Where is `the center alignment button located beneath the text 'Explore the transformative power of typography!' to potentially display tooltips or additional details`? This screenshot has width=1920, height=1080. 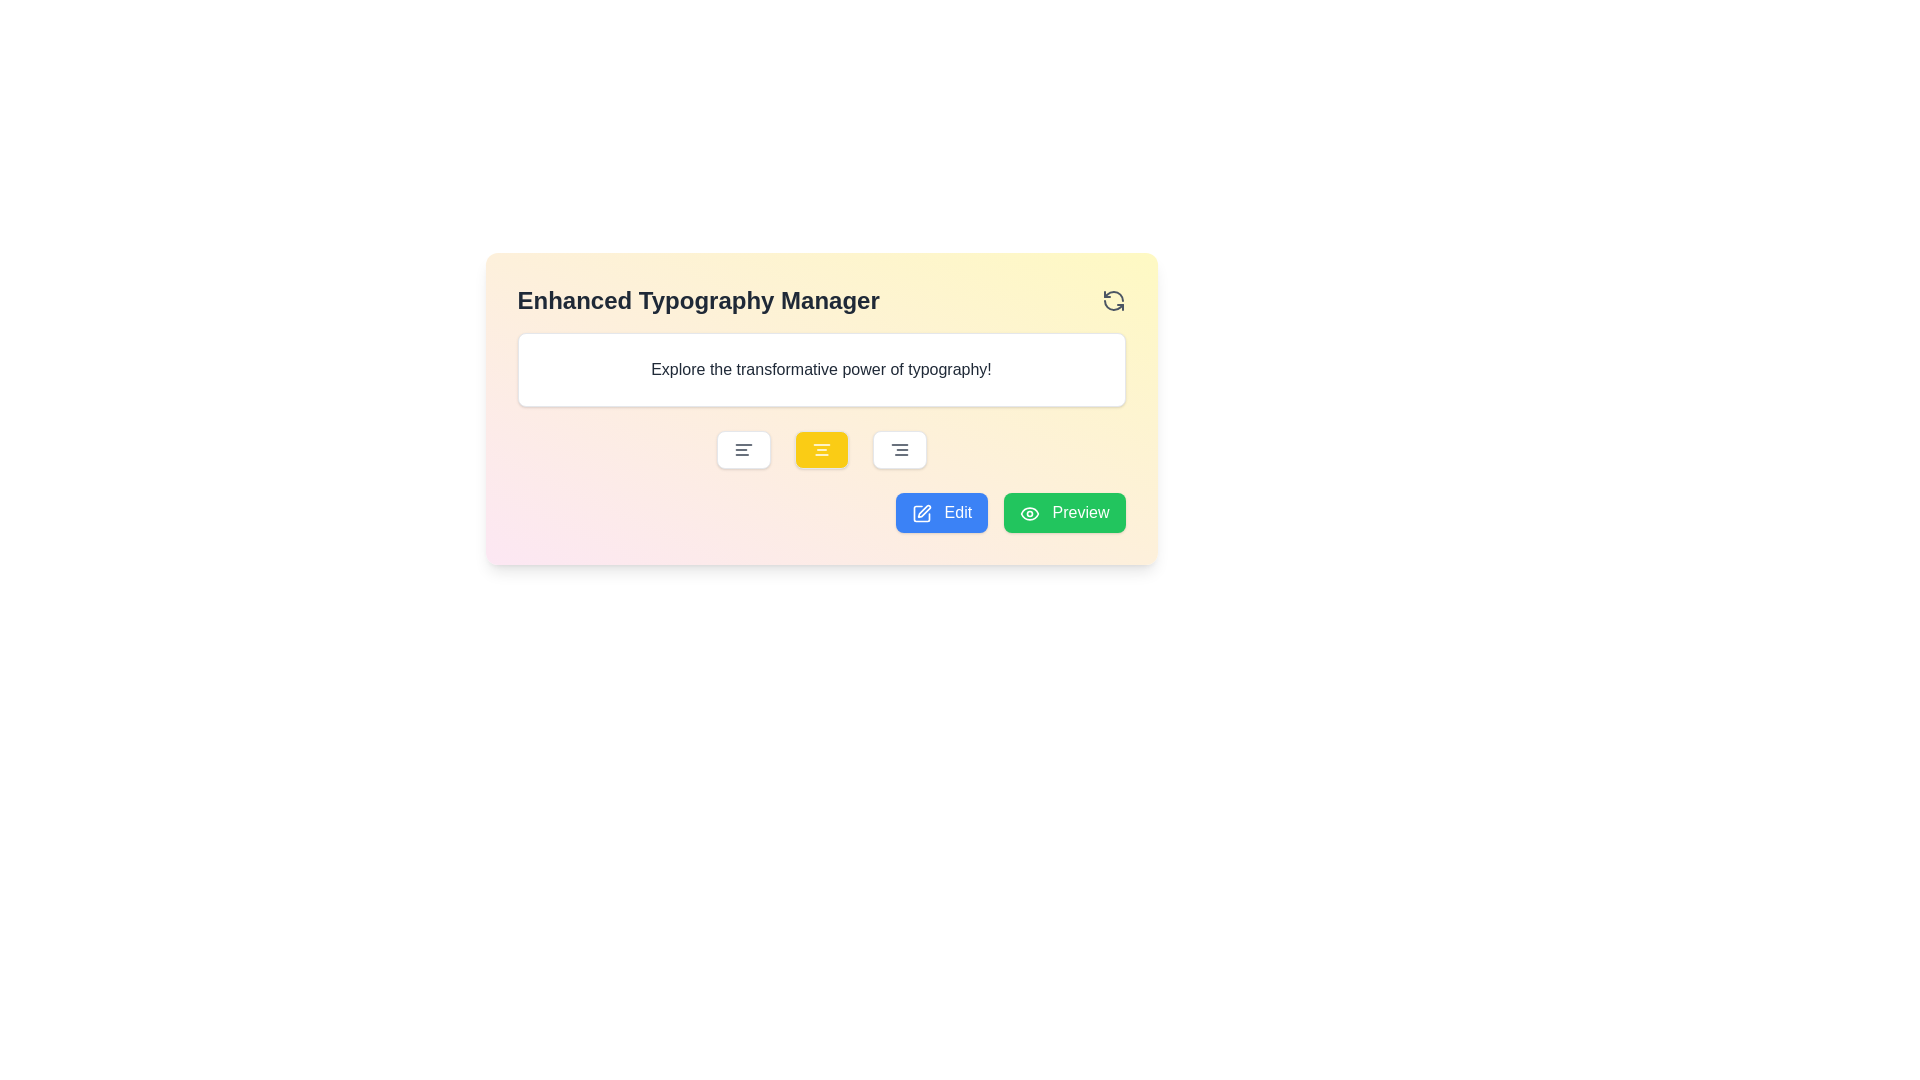 the center alignment button located beneath the text 'Explore the transformative power of typography!' to potentially display tooltips or additional details is located at coordinates (821, 450).